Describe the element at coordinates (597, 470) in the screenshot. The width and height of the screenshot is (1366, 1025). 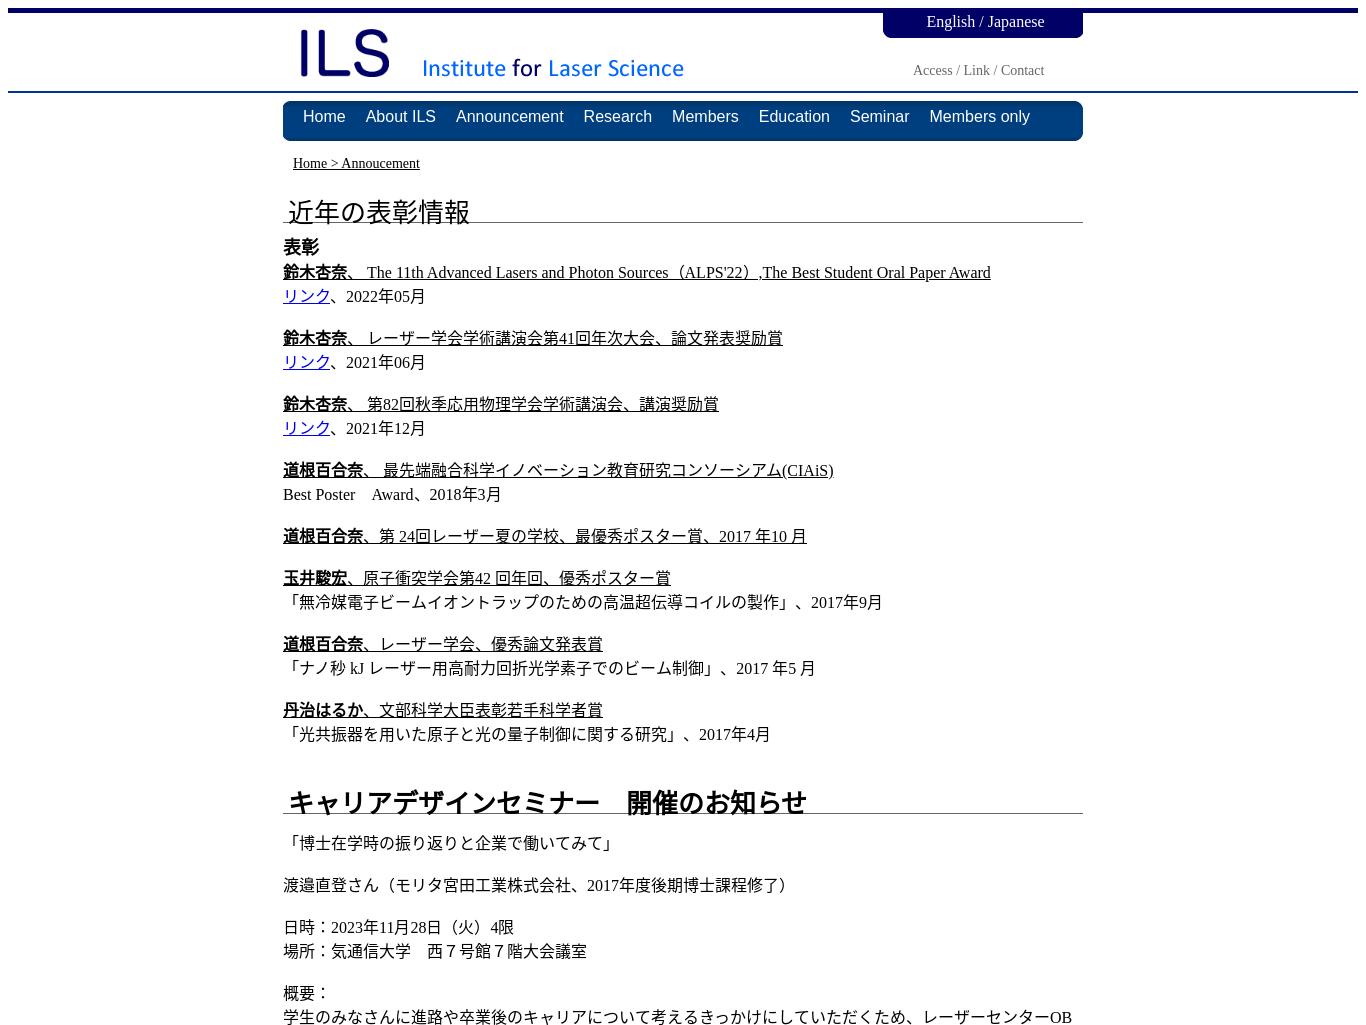
I see `'、 最先端融合科学イノベーション教育研究コンソーシアム(CIAiS)'` at that location.